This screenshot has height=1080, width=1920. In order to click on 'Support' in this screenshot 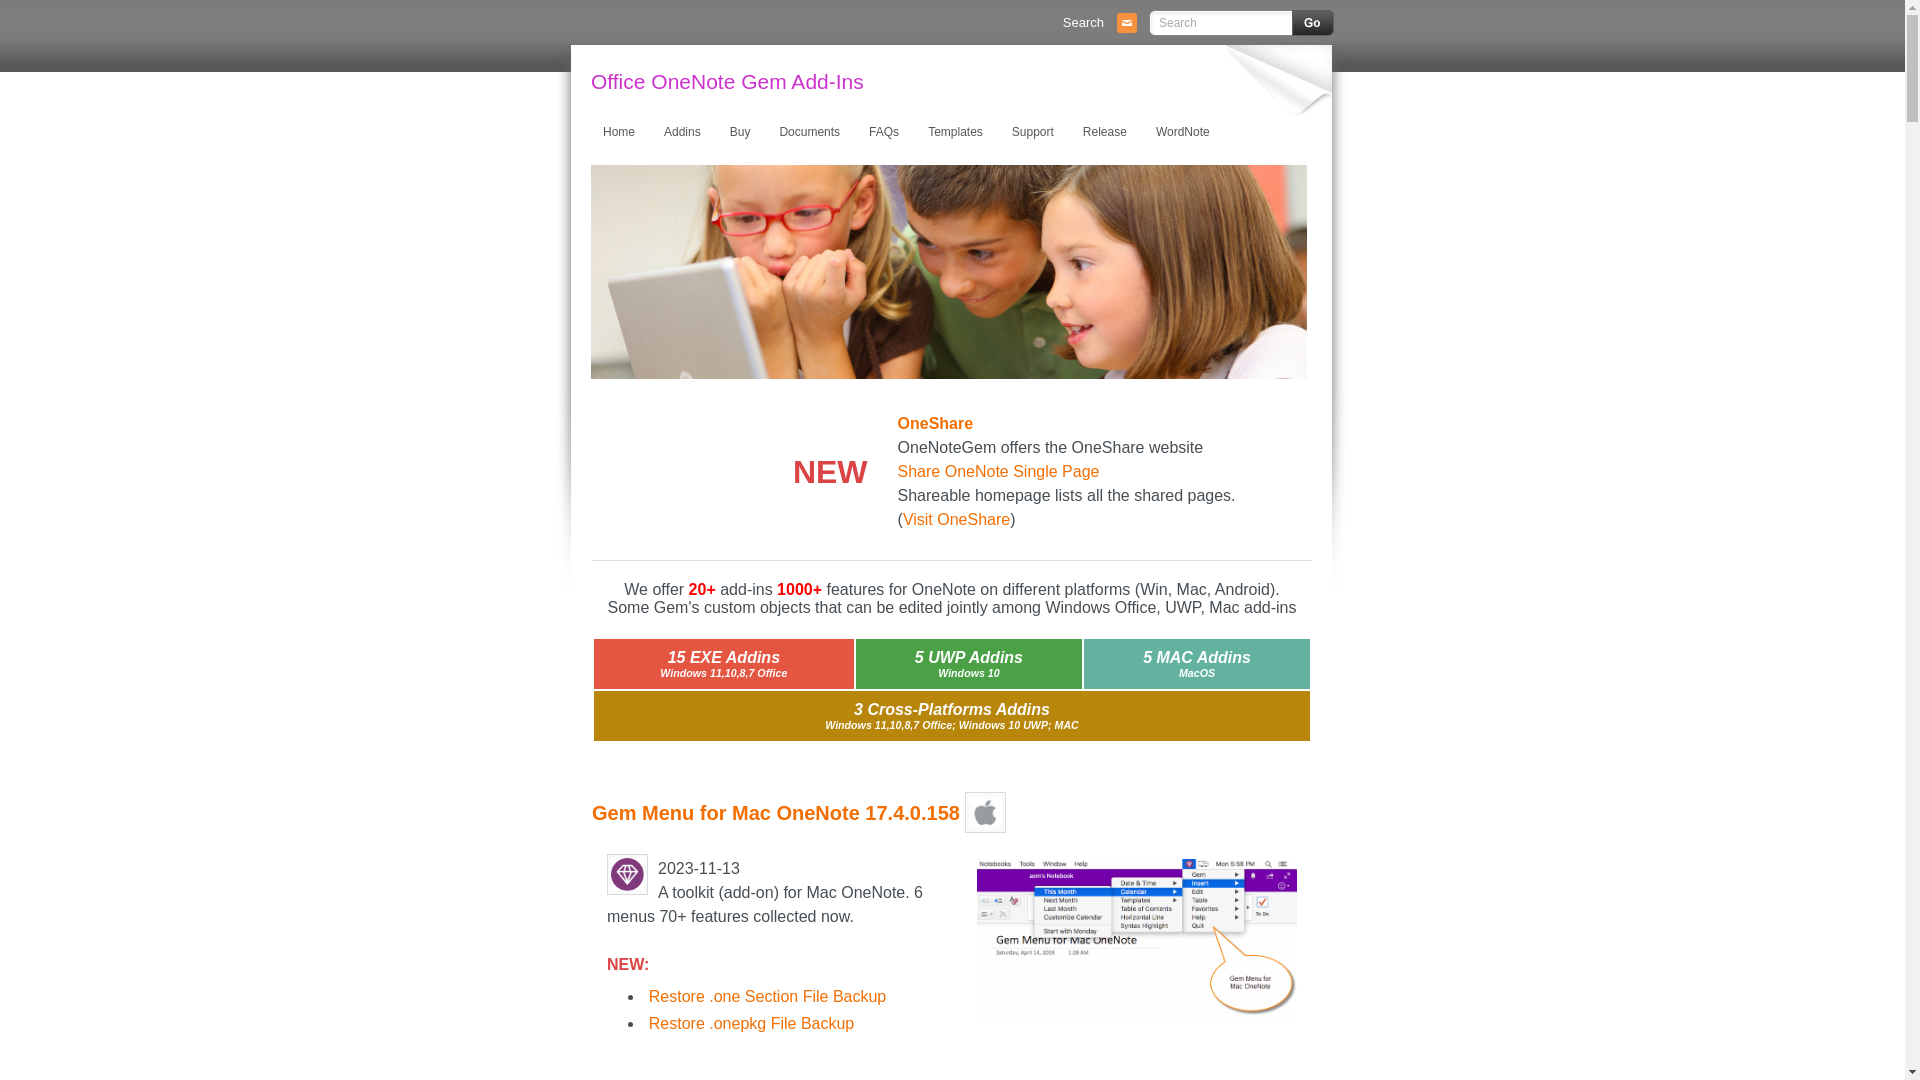, I will do `click(999, 131)`.